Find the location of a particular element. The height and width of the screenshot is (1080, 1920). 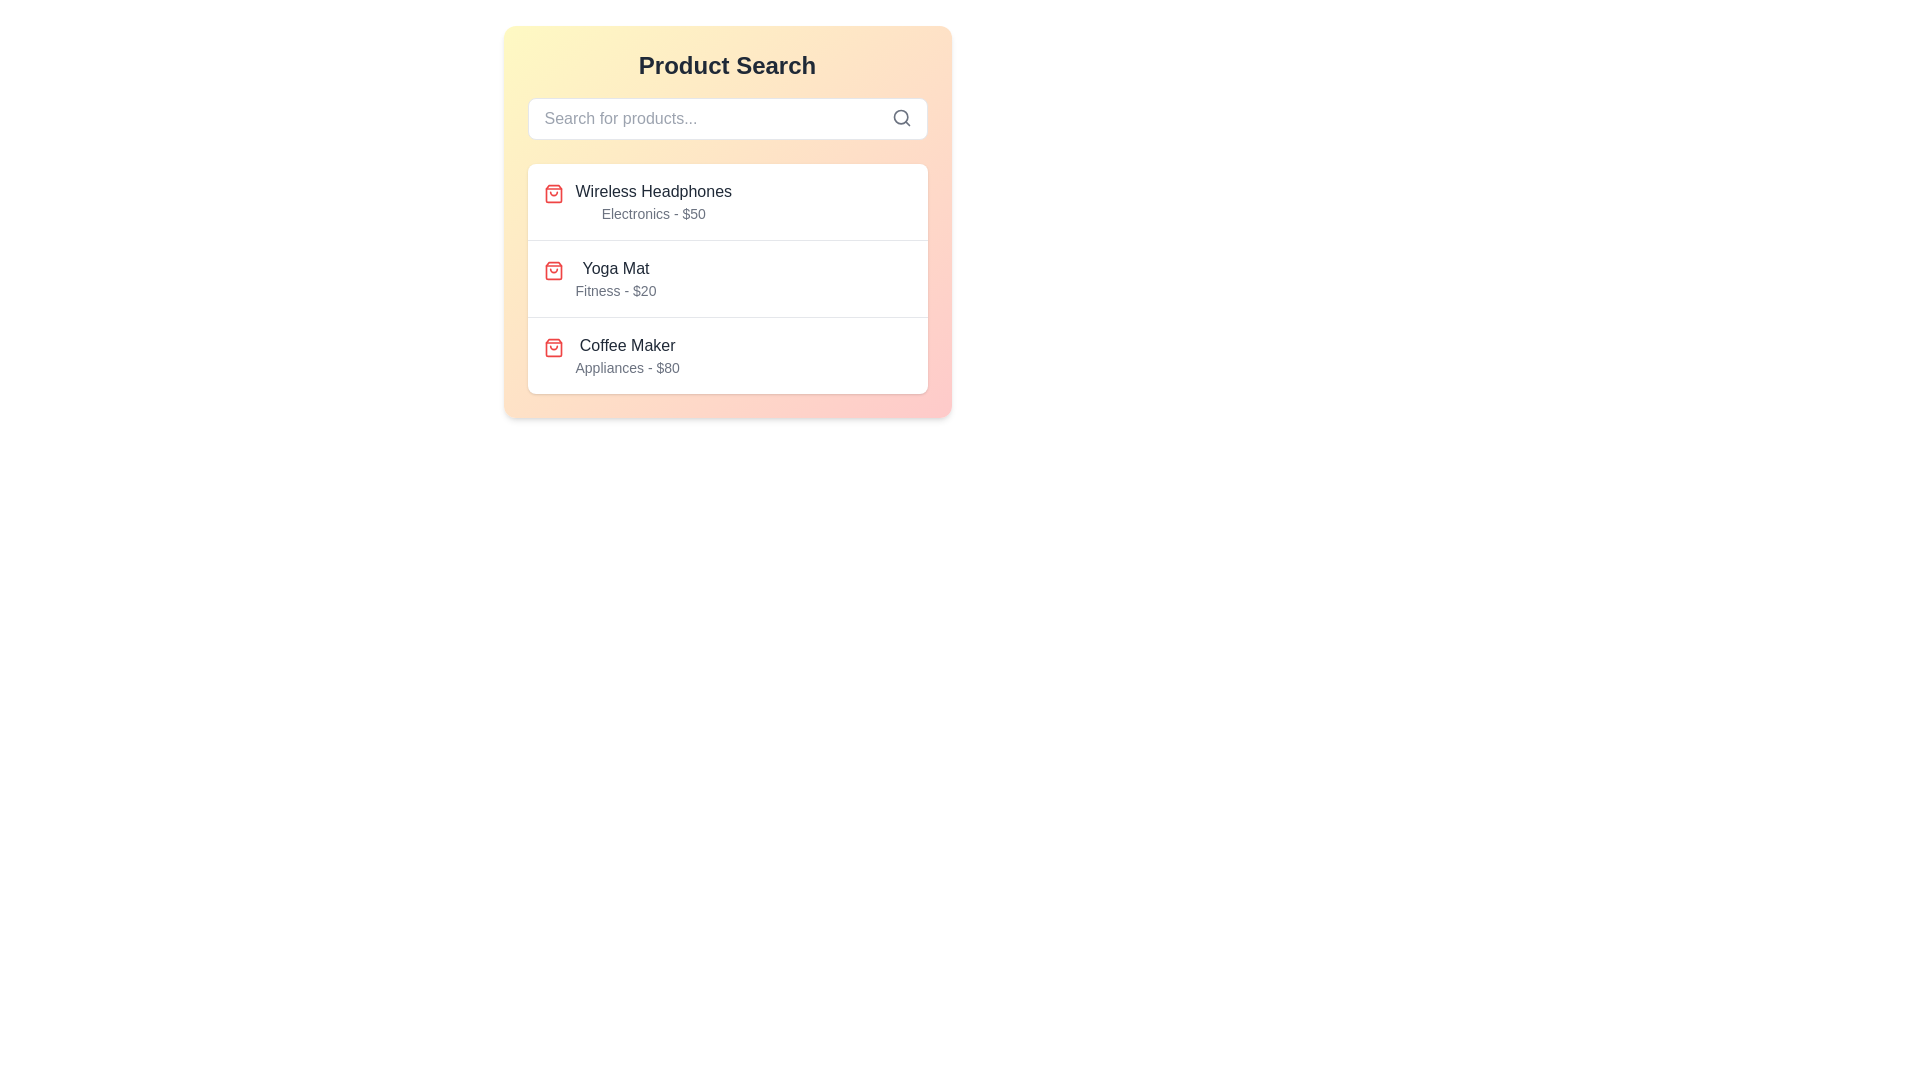

the first selectable item in the product list, which is positioned above 'Yoga Mat' and 'Coffee Maker' is located at coordinates (726, 201).